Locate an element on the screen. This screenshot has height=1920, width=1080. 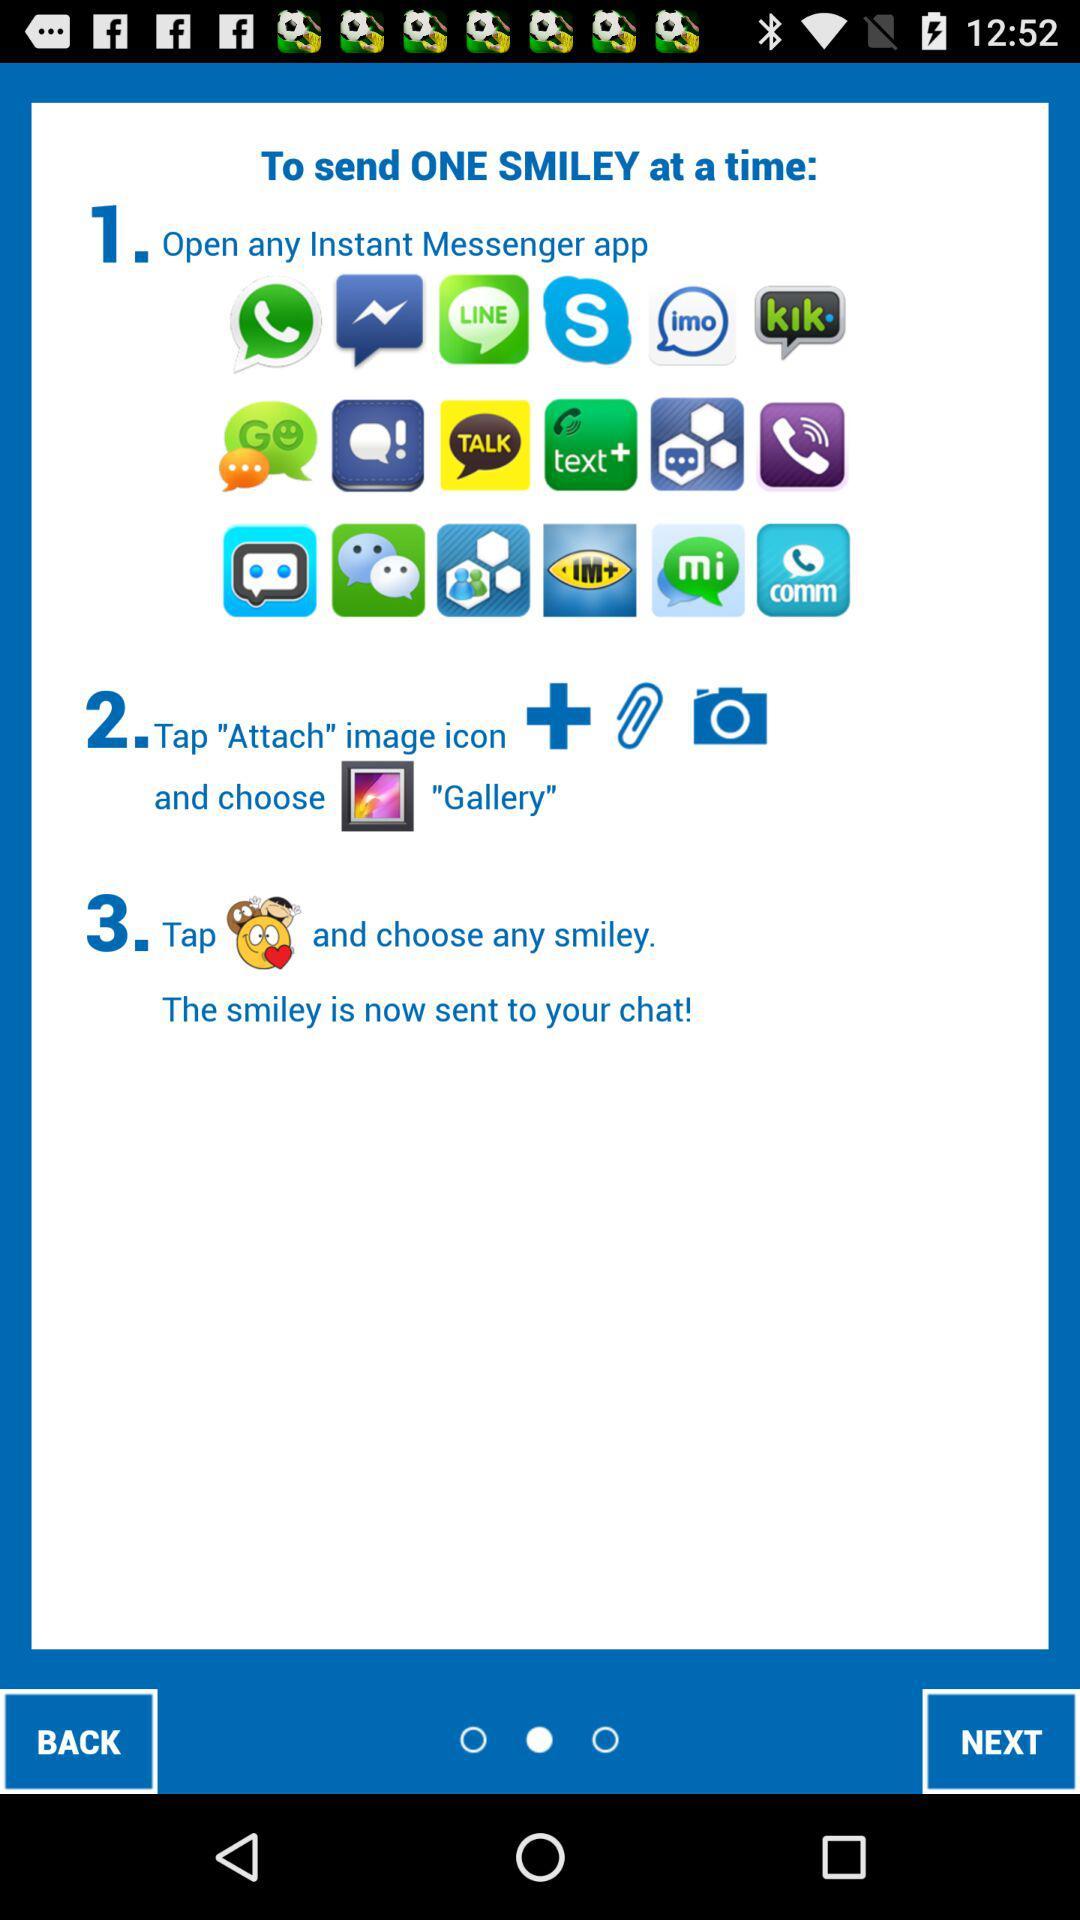
back button is located at coordinates (77, 1740).